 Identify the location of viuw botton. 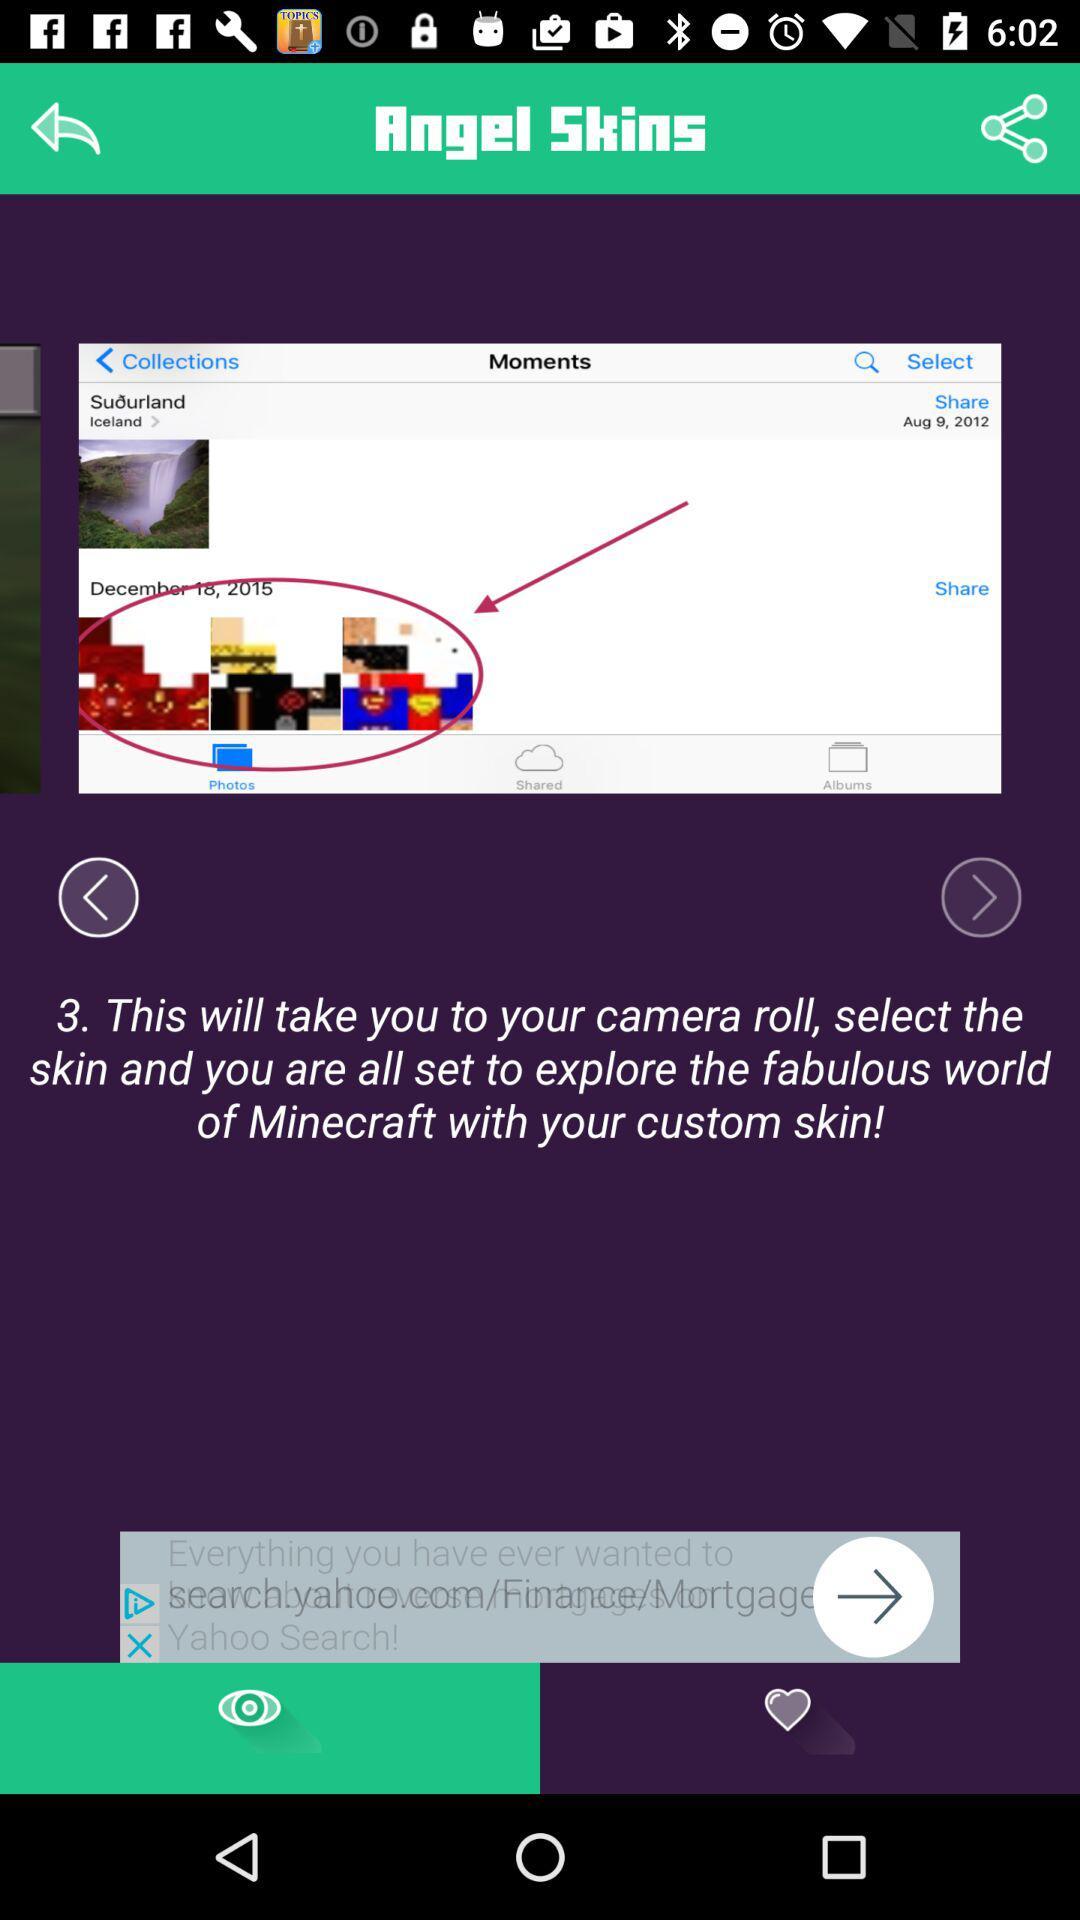
(270, 1727).